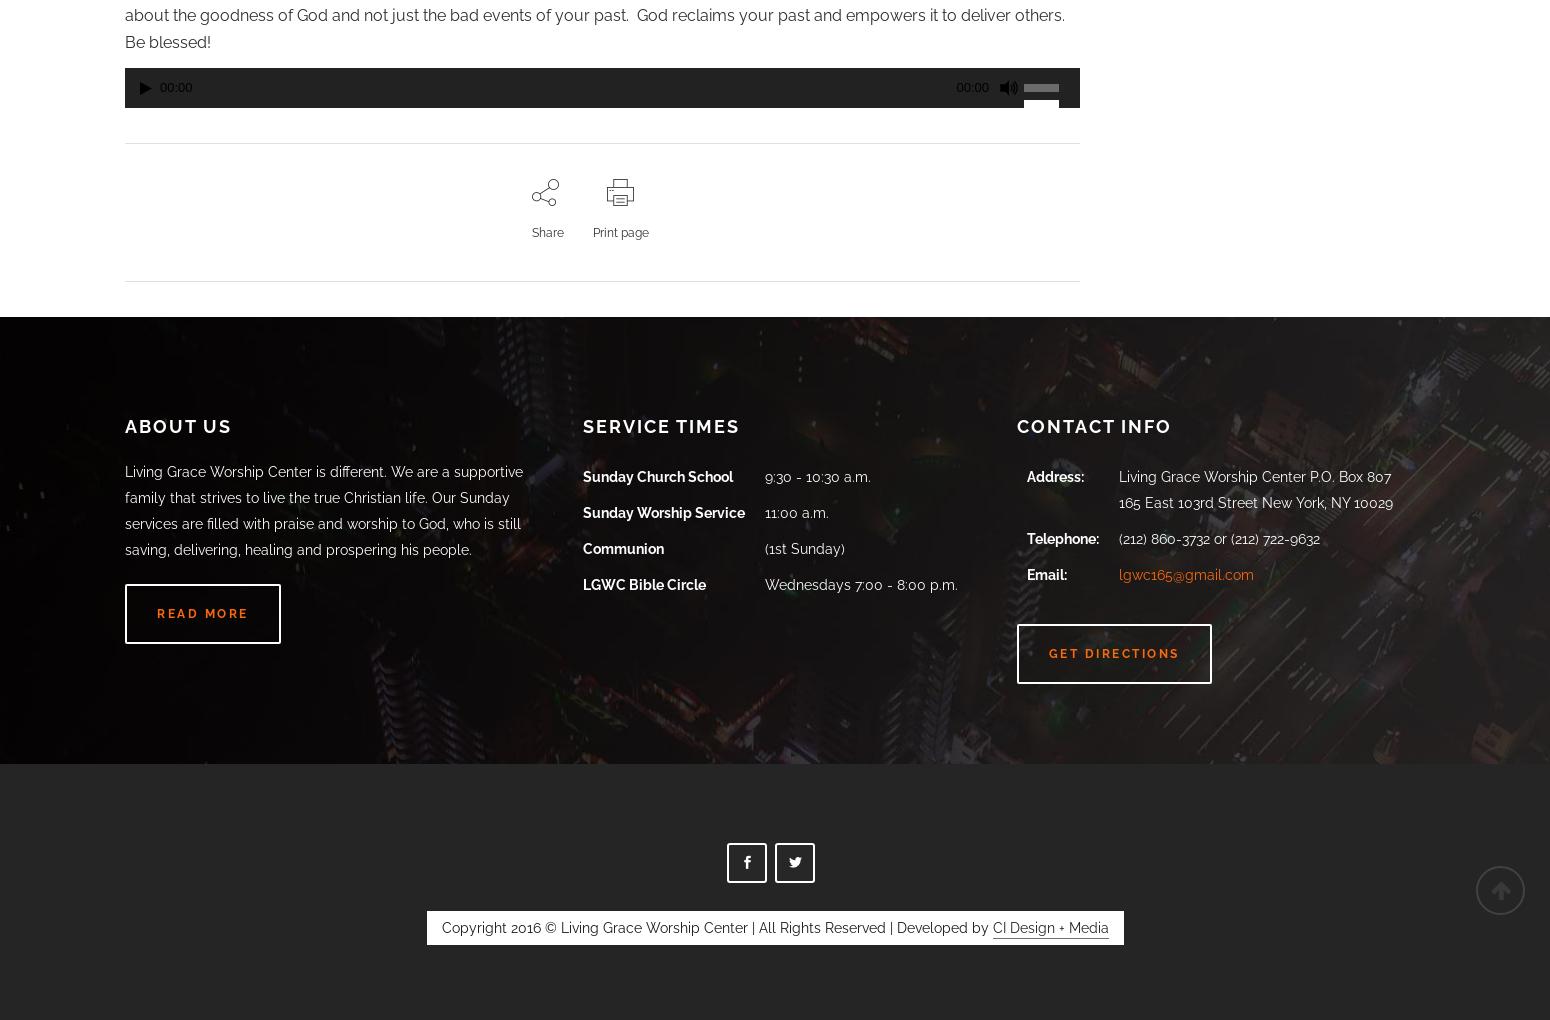 Image resolution: width=1550 pixels, height=1020 pixels. What do you see at coordinates (663, 511) in the screenshot?
I see `'Sunday Worship Service'` at bounding box center [663, 511].